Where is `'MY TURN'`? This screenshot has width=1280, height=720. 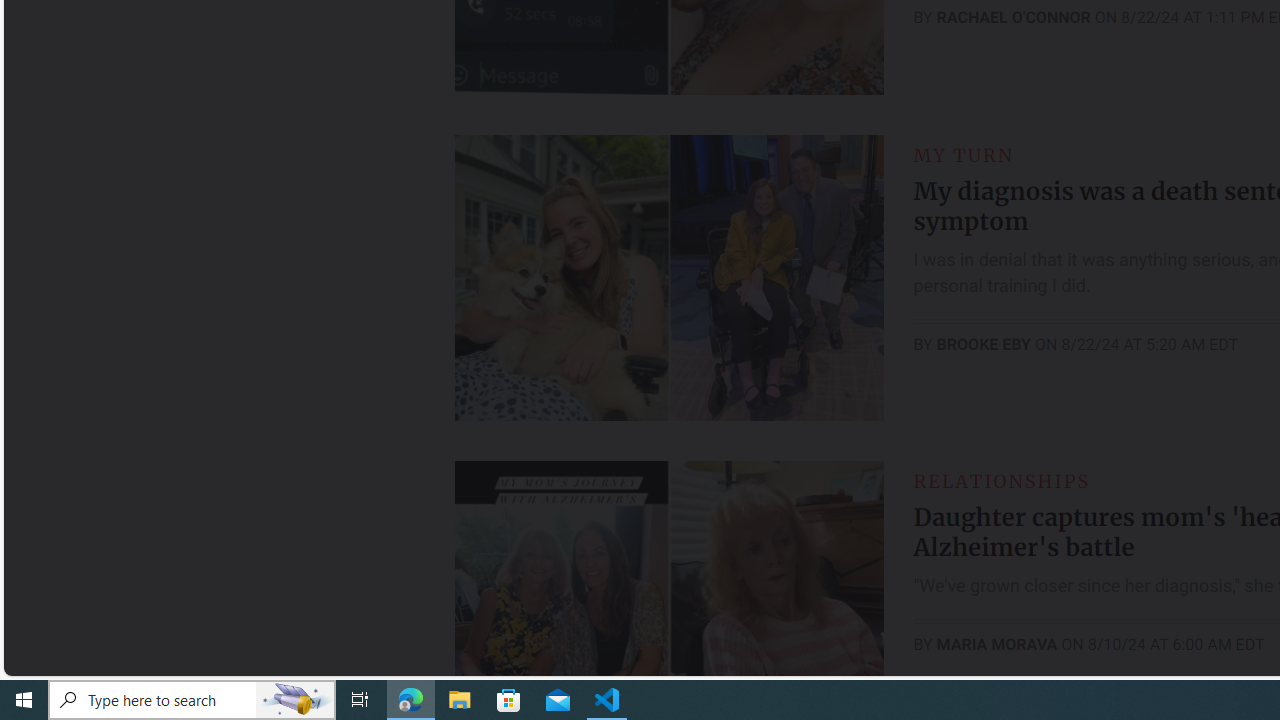 'MY TURN' is located at coordinates (963, 154).